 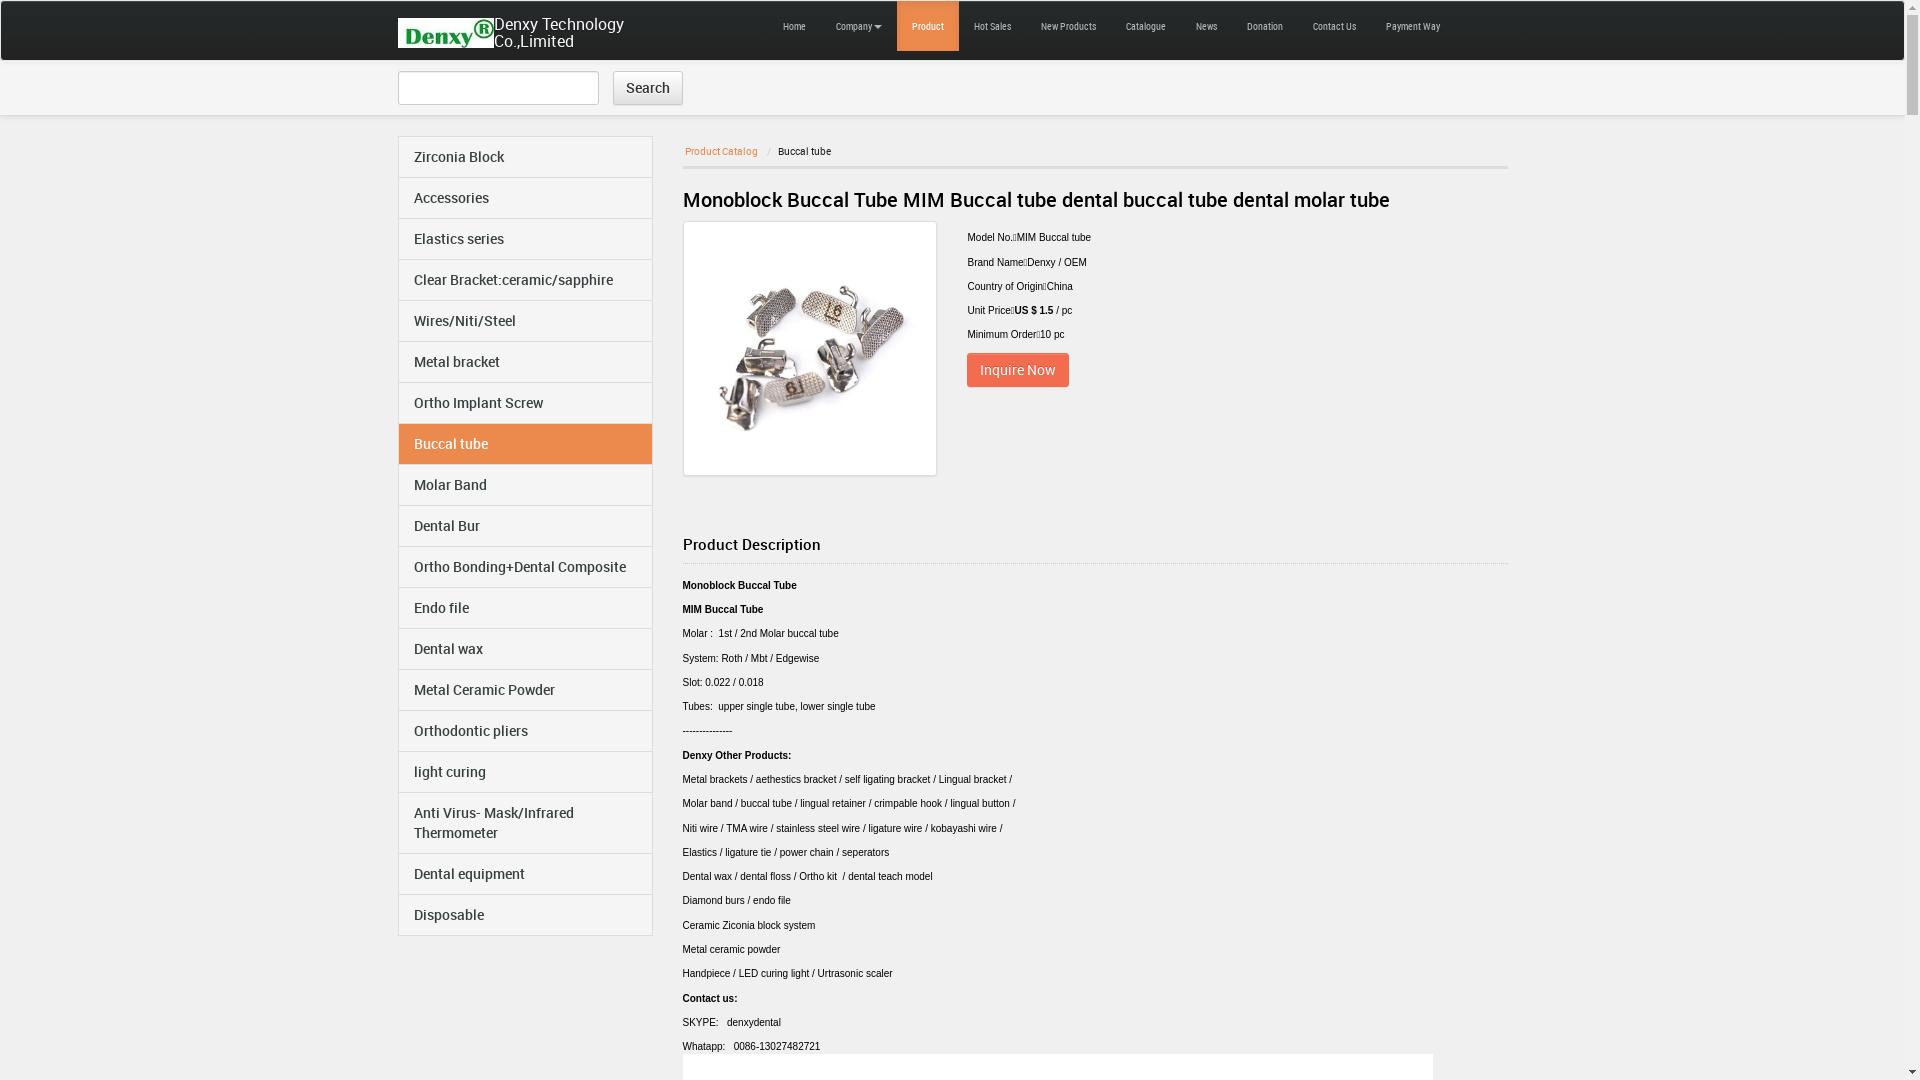 What do you see at coordinates (398, 197) in the screenshot?
I see `'Accessories'` at bounding box center [398, 197].